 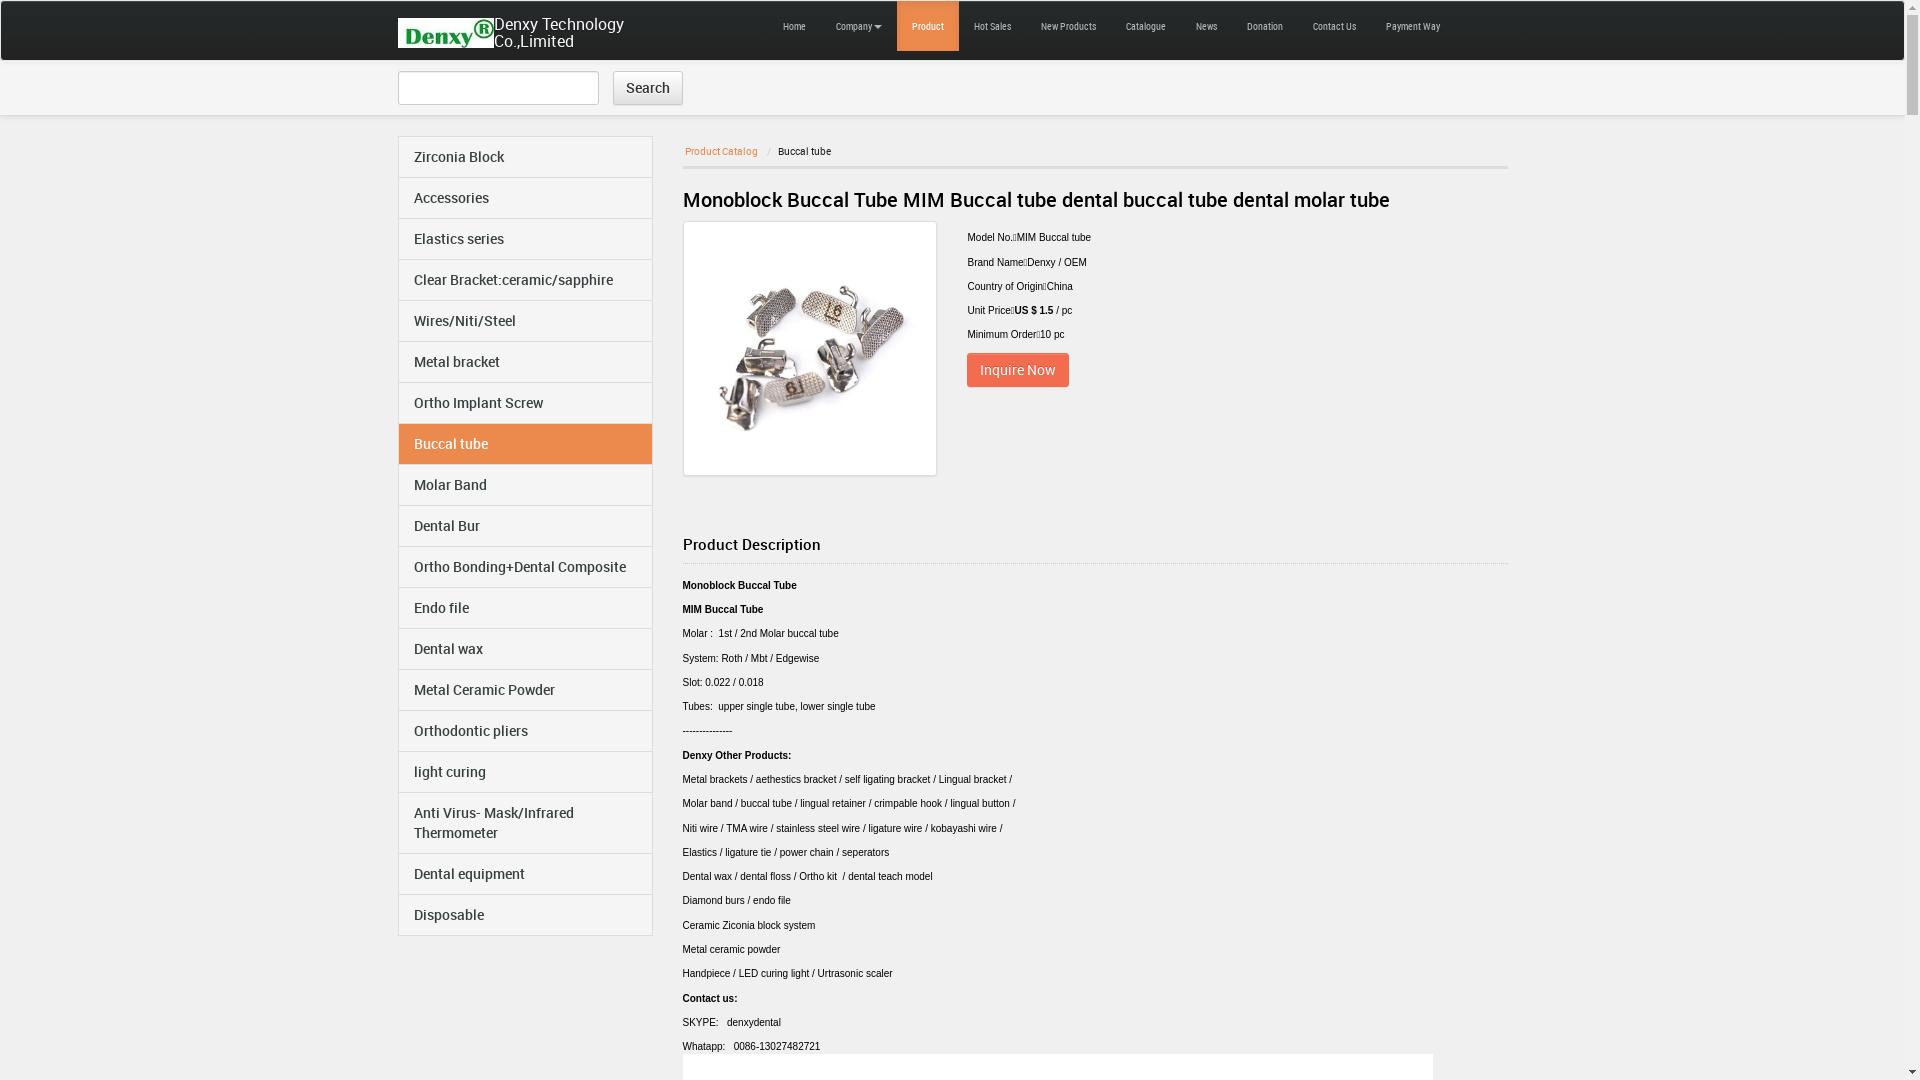 What do you see at coordinates (398, 197) in the screenshot?
I see `'Accessories'` at bounding box center [398, 197].